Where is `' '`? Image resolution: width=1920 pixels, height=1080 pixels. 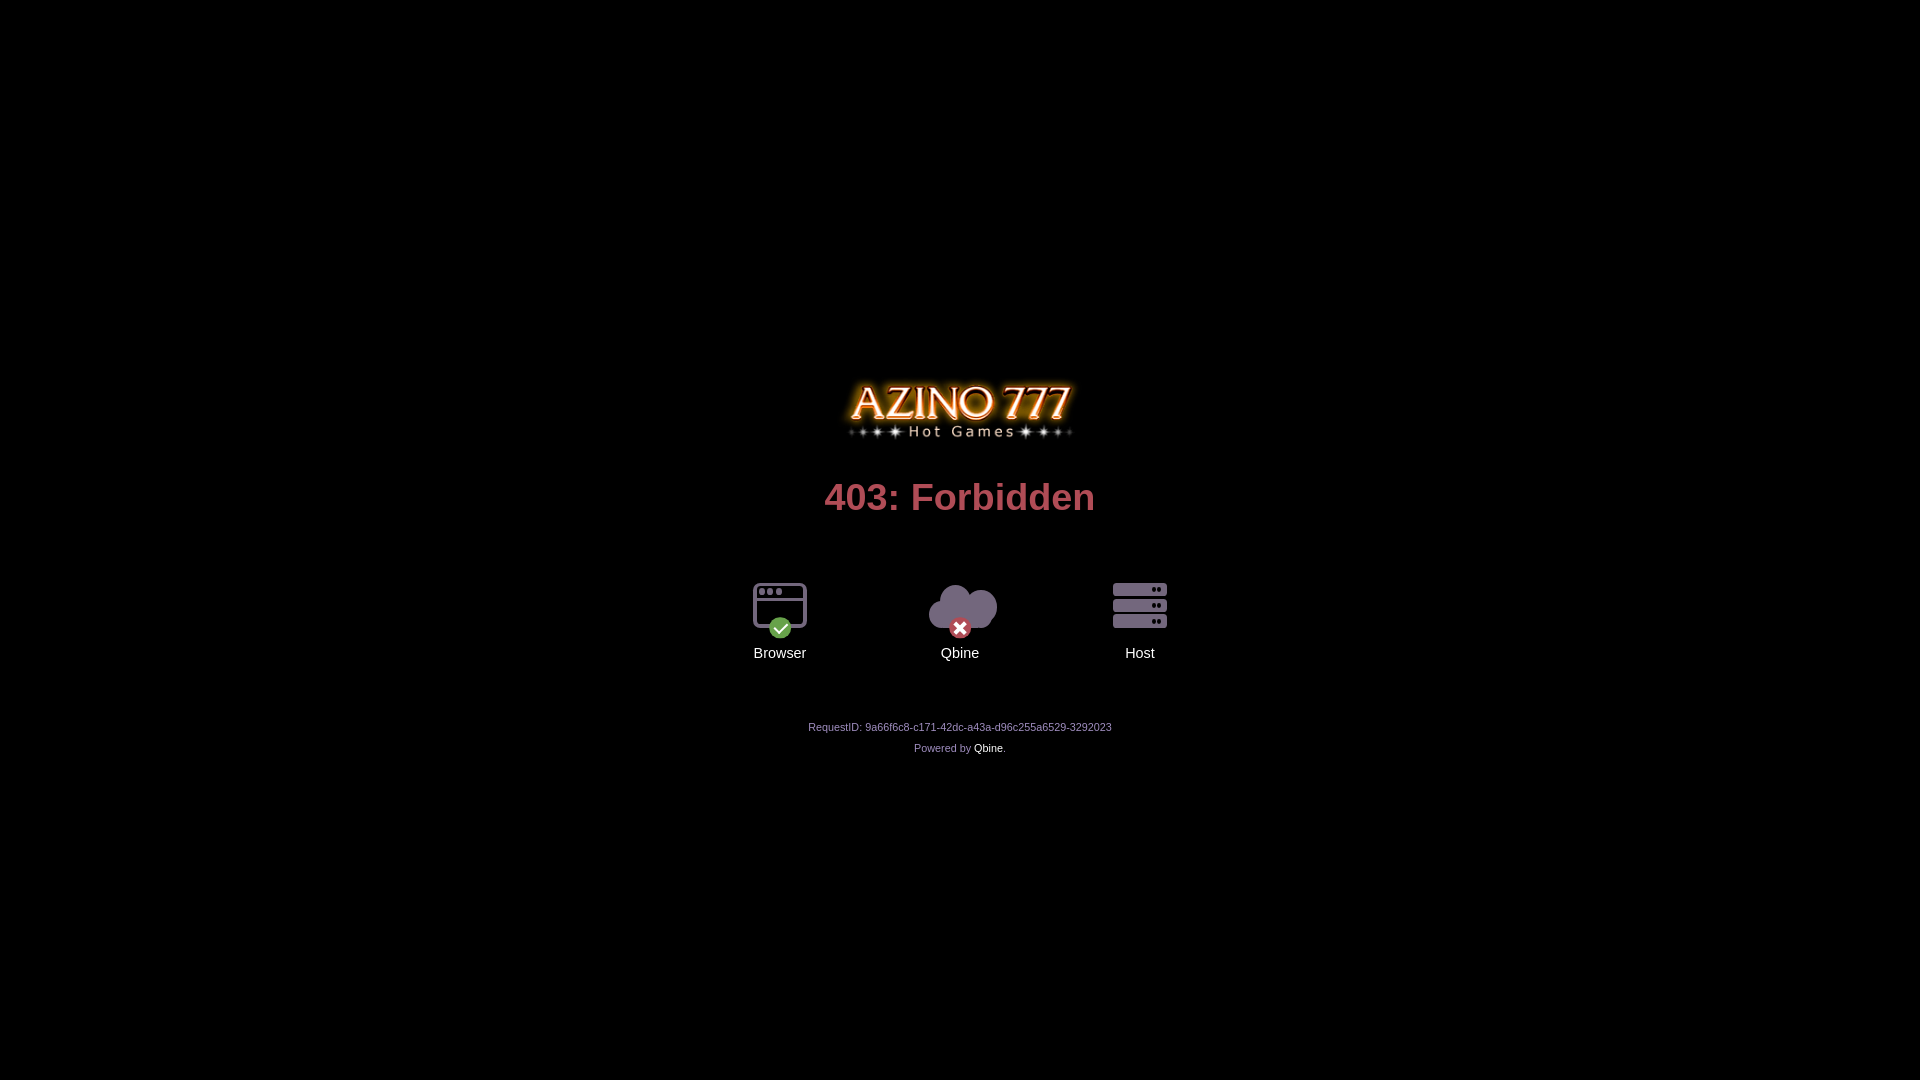 ' ' is located at coordinates (960, 377).